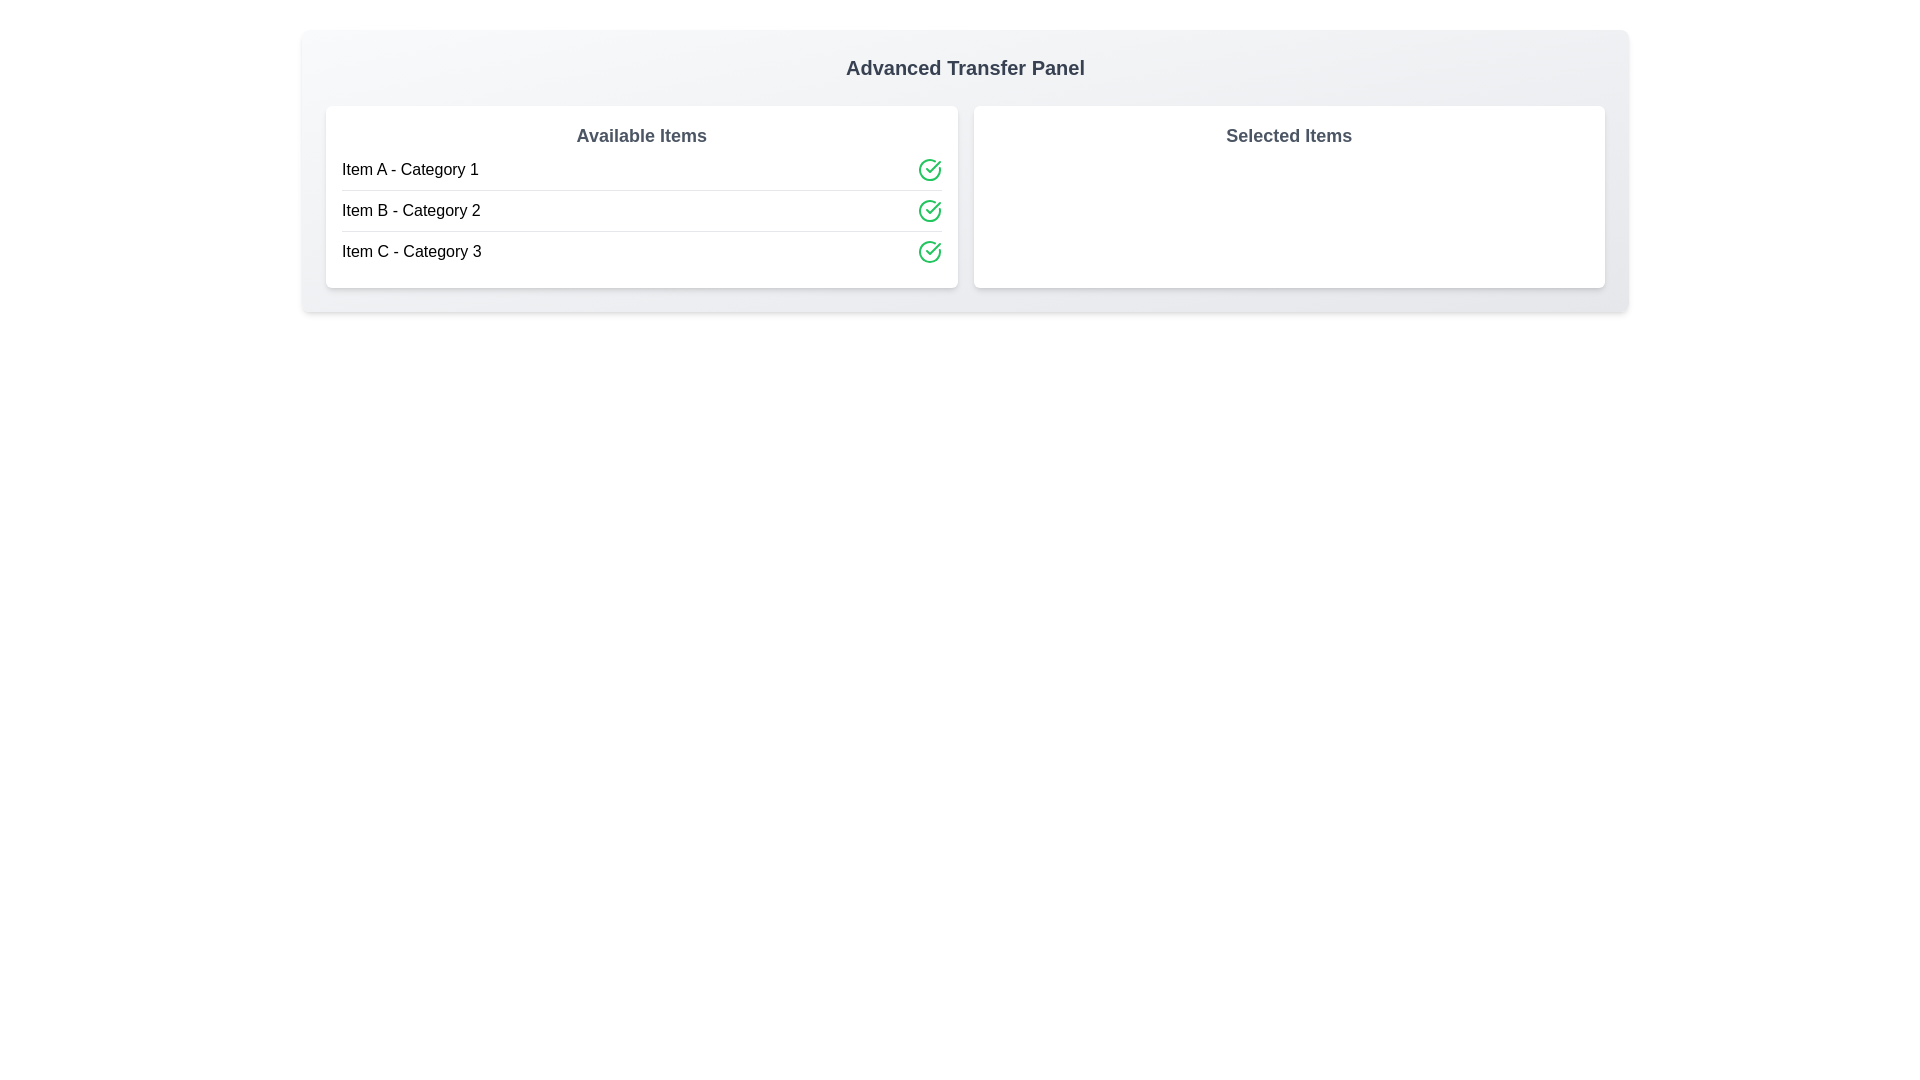  Describe the element at coordinates (928, 211) in the screenshot. I see `the status indicator icon located to the right of 'Item B - Category 2'` at that location.